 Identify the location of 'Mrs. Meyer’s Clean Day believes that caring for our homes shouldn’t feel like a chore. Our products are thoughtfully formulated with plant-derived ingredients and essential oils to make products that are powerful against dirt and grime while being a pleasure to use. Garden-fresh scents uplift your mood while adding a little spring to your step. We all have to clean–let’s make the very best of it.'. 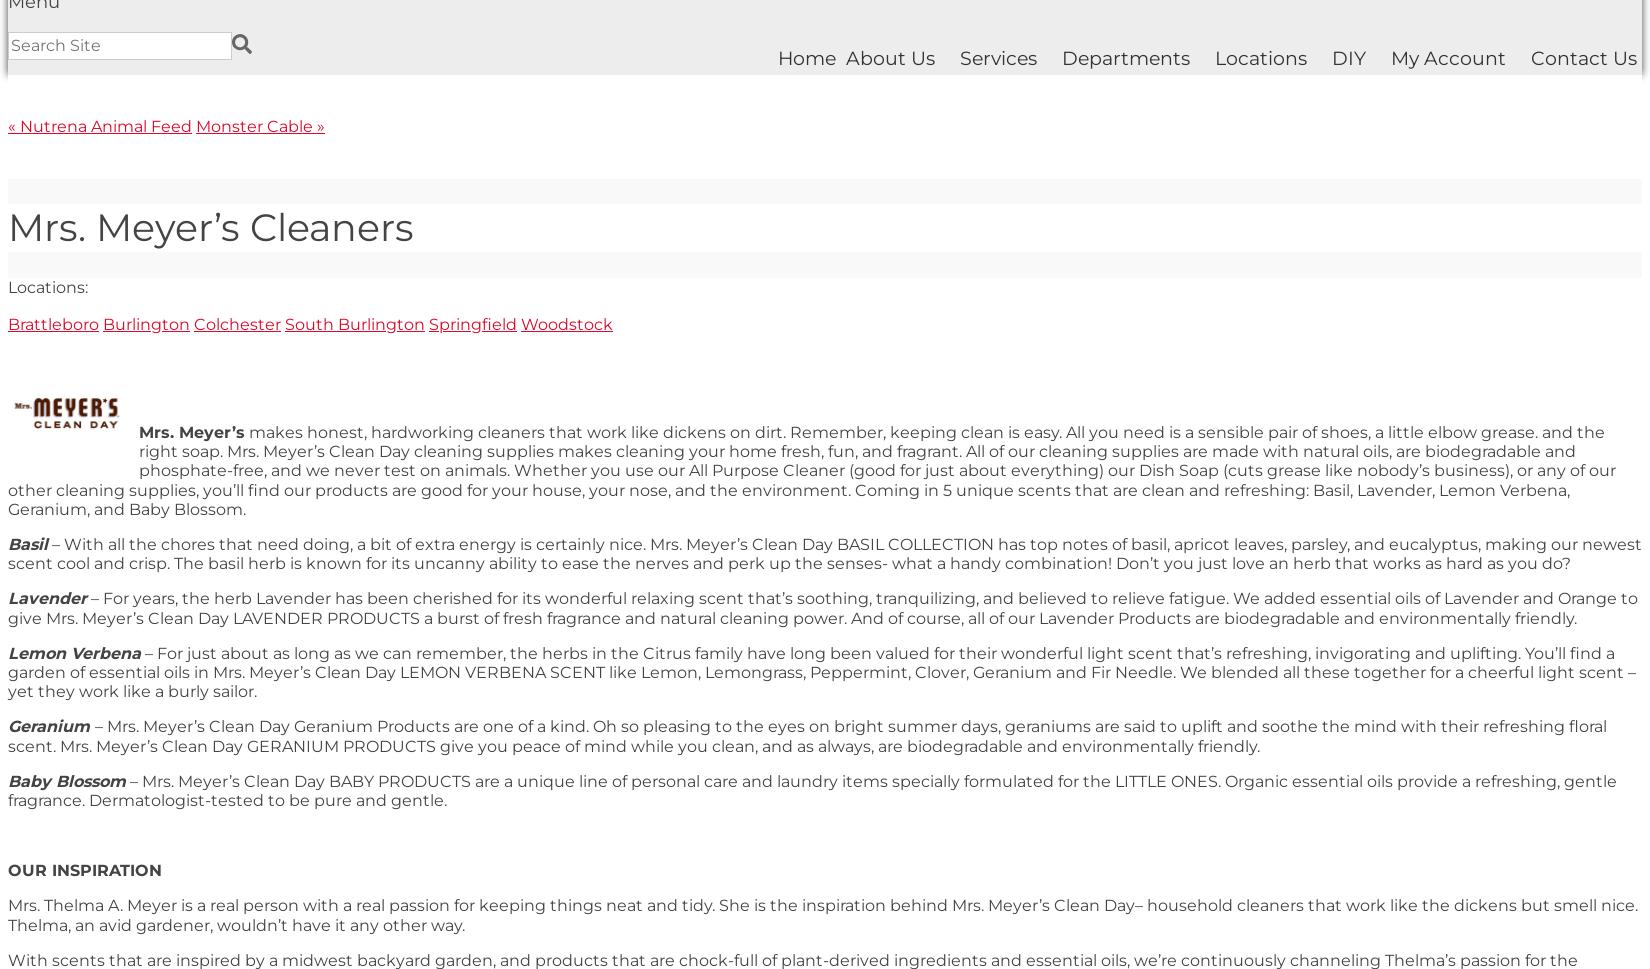
(815, 230).